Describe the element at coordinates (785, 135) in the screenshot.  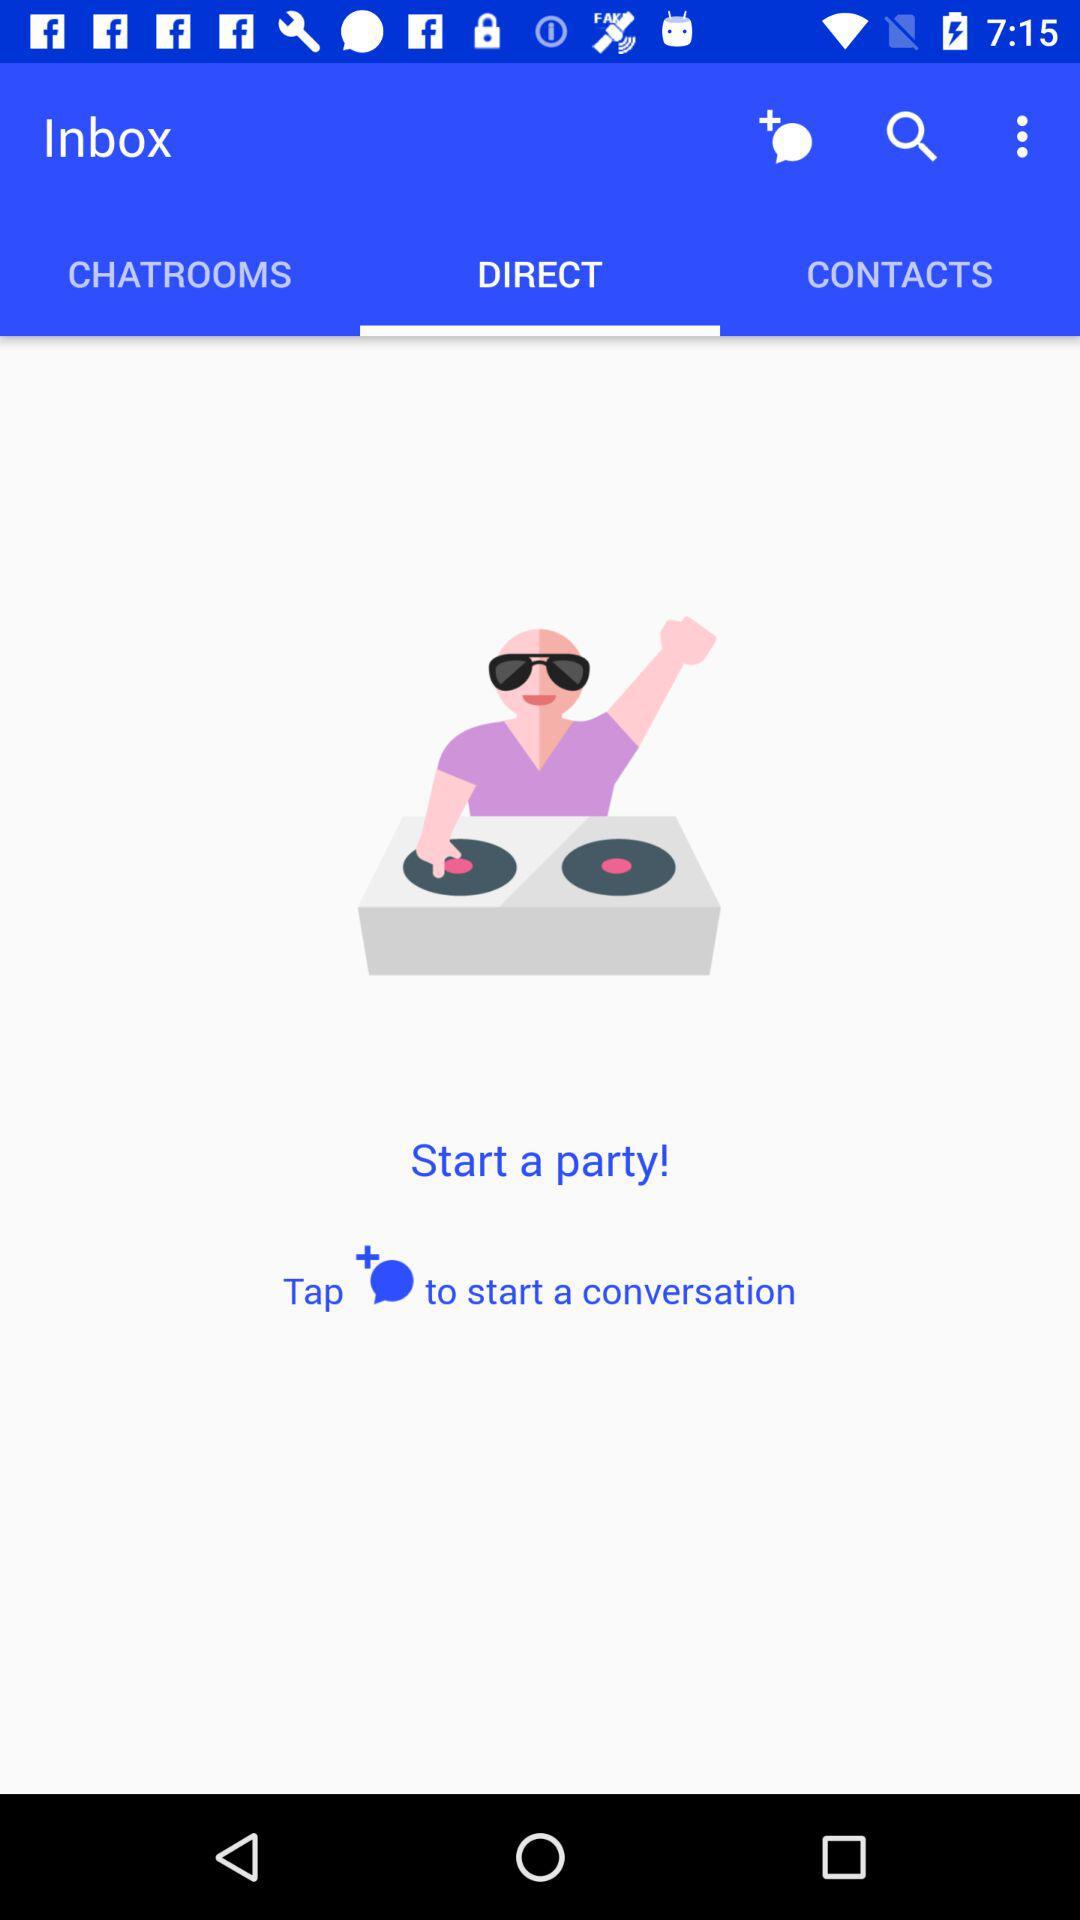
I see `item to the right of the inbox icon` at that location.